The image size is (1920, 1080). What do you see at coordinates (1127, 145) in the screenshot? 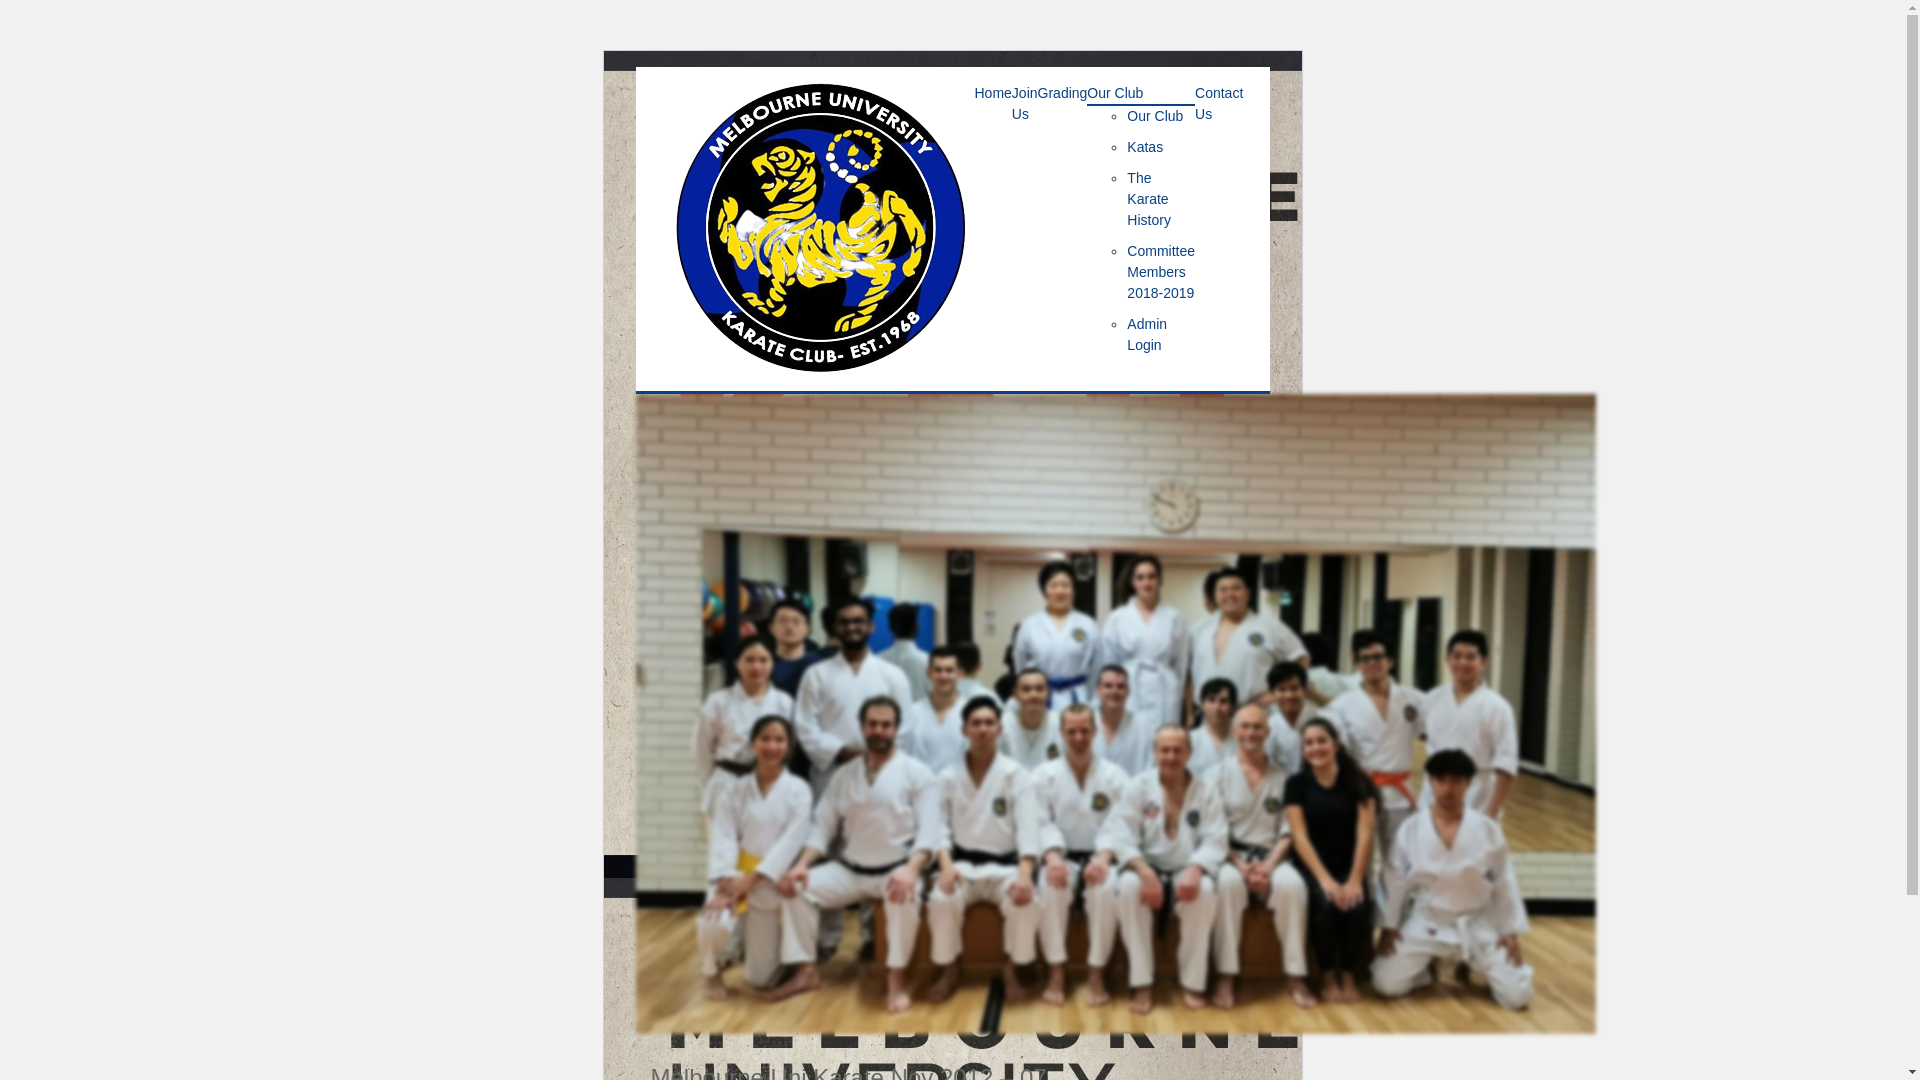
I see `'Katas'` at bounding box center [1127, 145].